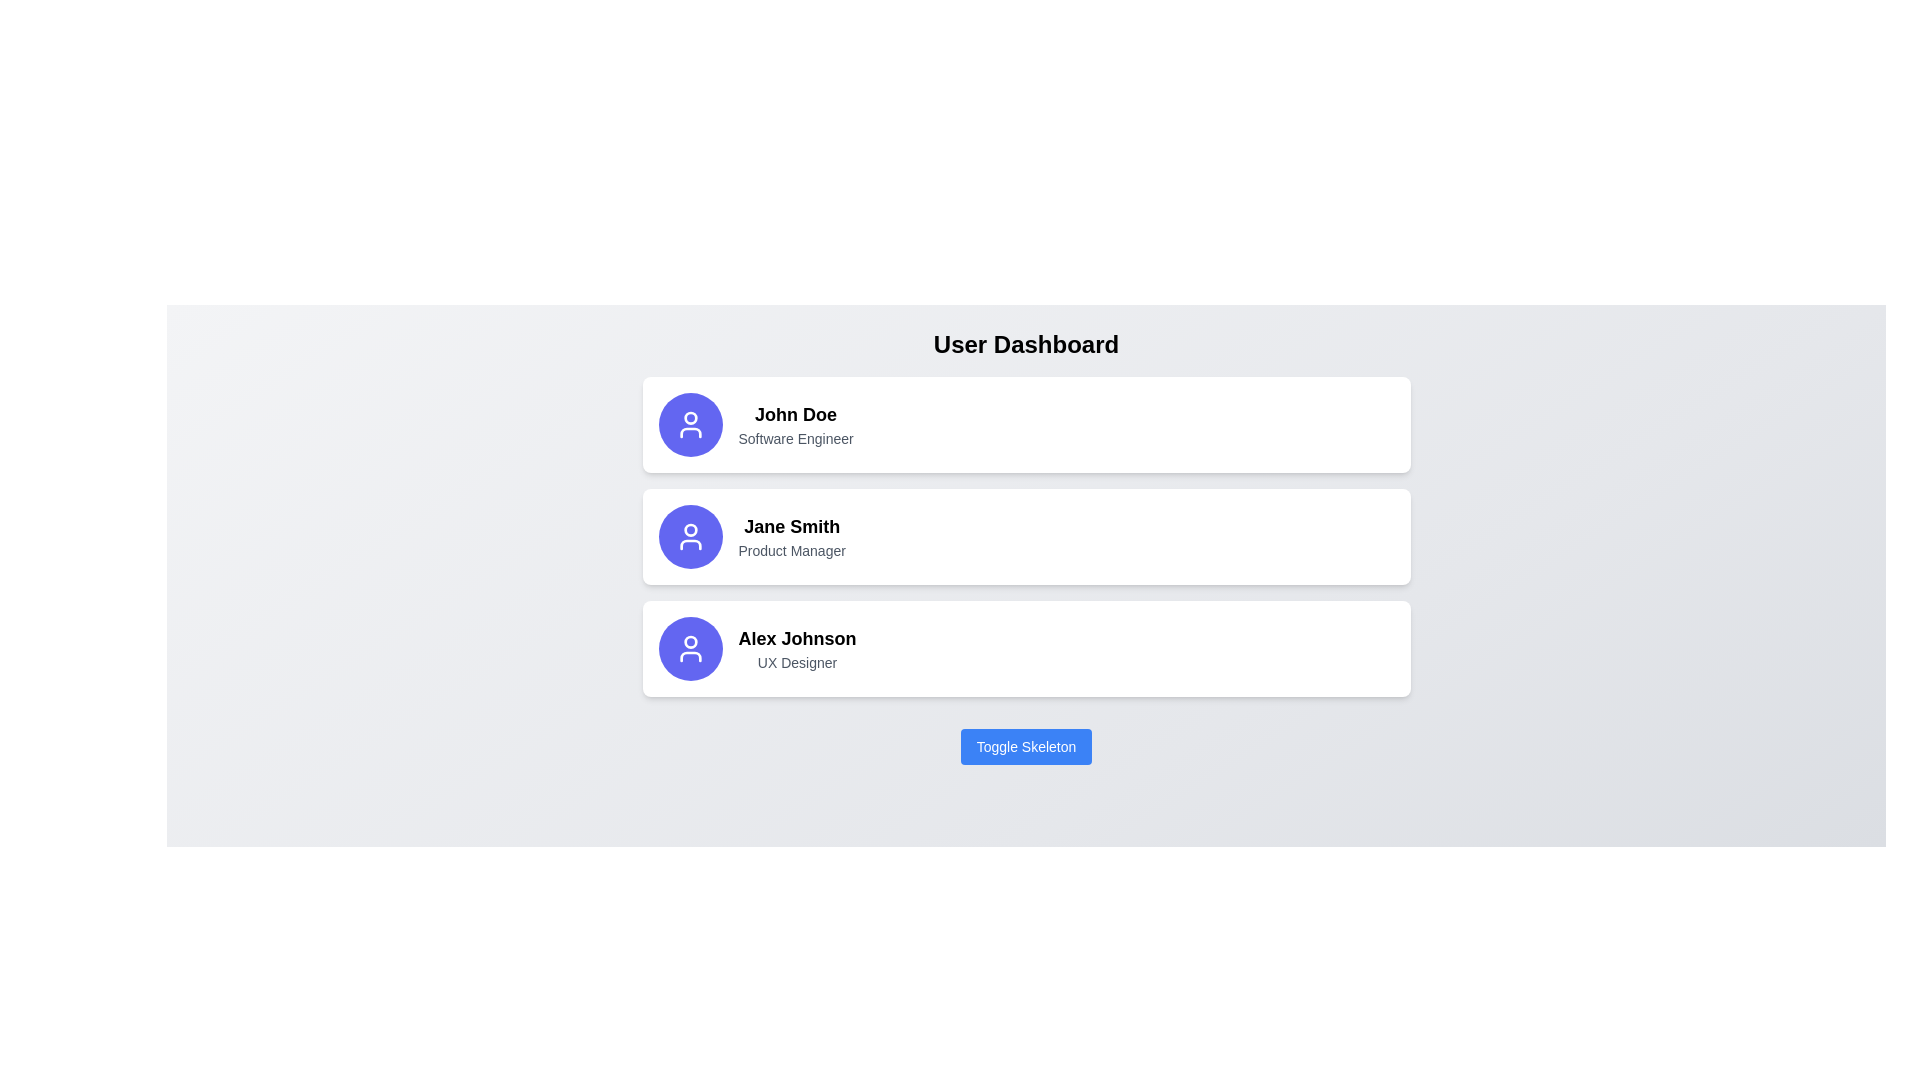  What do you see at coordinates (795, 414) in the screenshot?
I see `the name text of the individual in the first profile card, which is located above the 'Software Engineer' text and to the right of the circular avatar icon` at bounding box center [795, 414].